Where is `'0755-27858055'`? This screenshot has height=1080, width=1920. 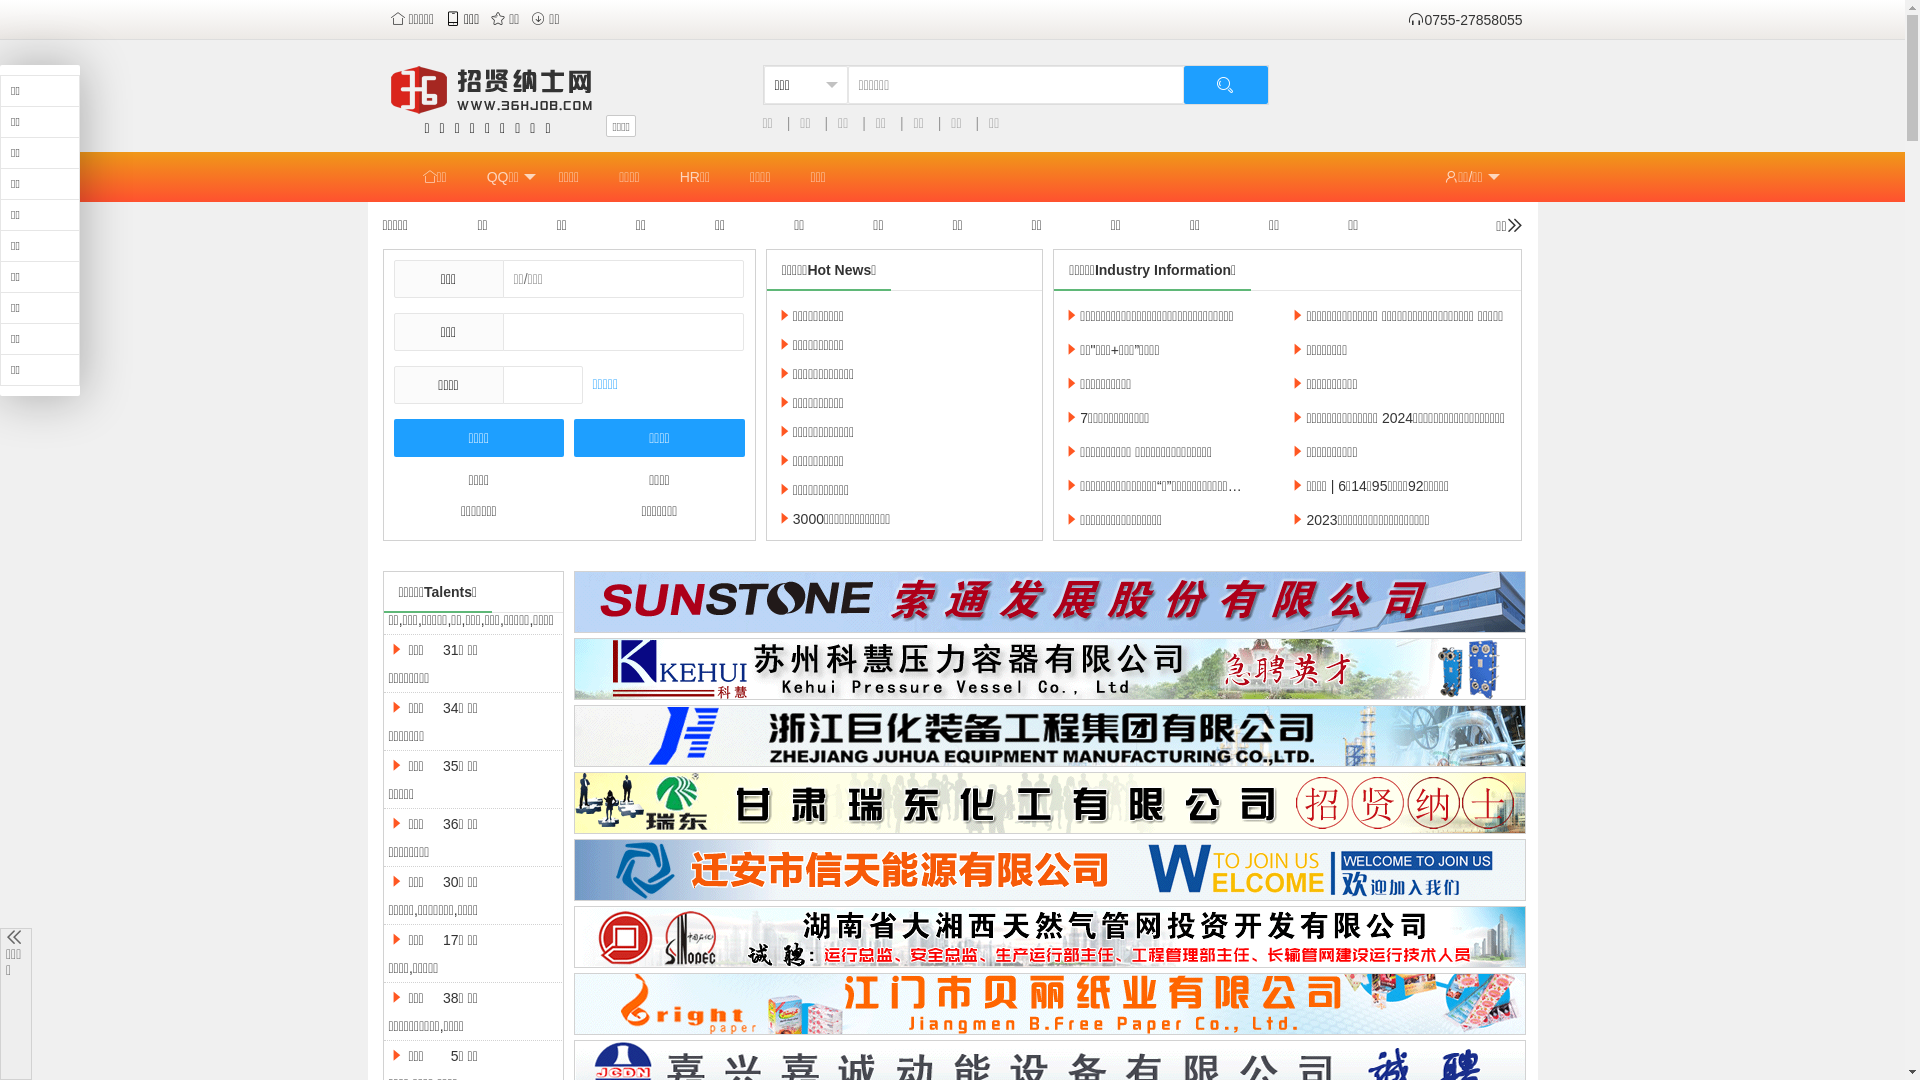
'0755-27858055' is located at coordinates (1464, 19).